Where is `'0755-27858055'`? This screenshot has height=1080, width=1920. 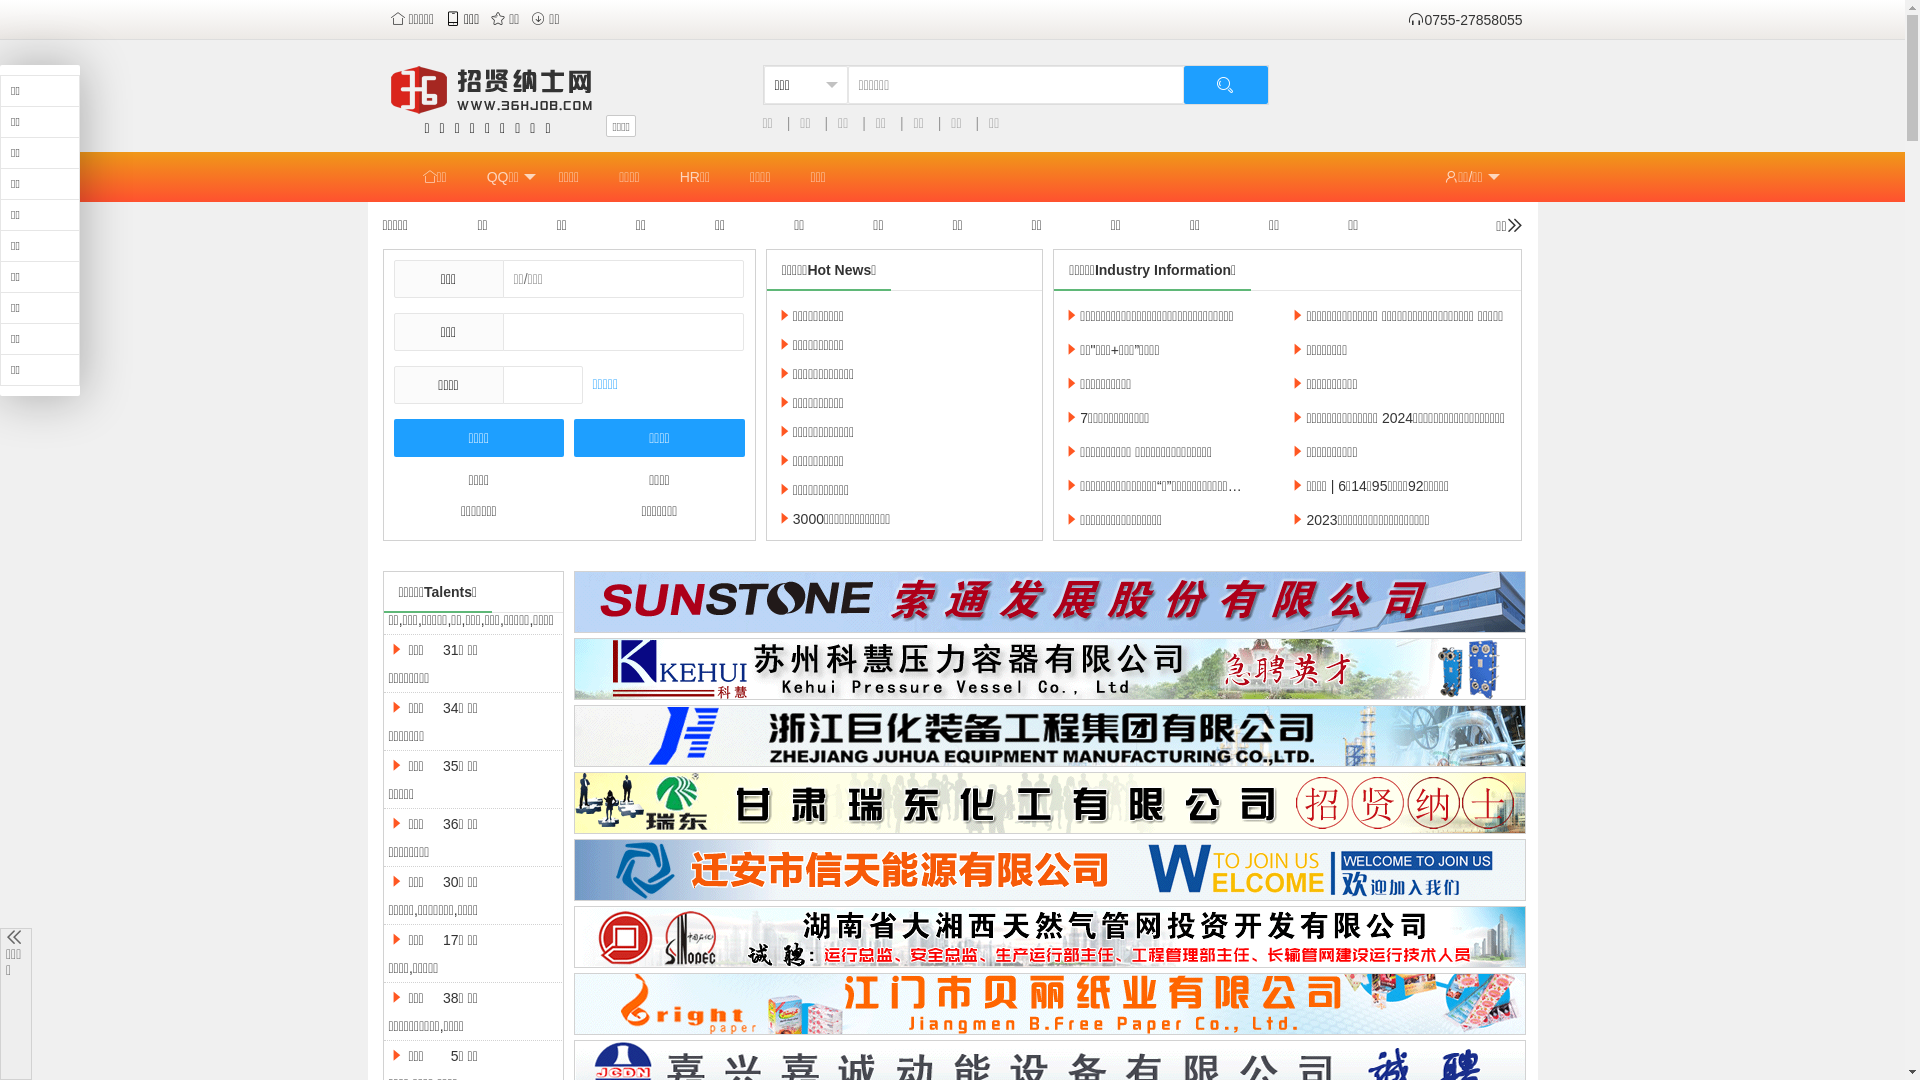
'0755-27858055' is located at coordinates (1464, 19).